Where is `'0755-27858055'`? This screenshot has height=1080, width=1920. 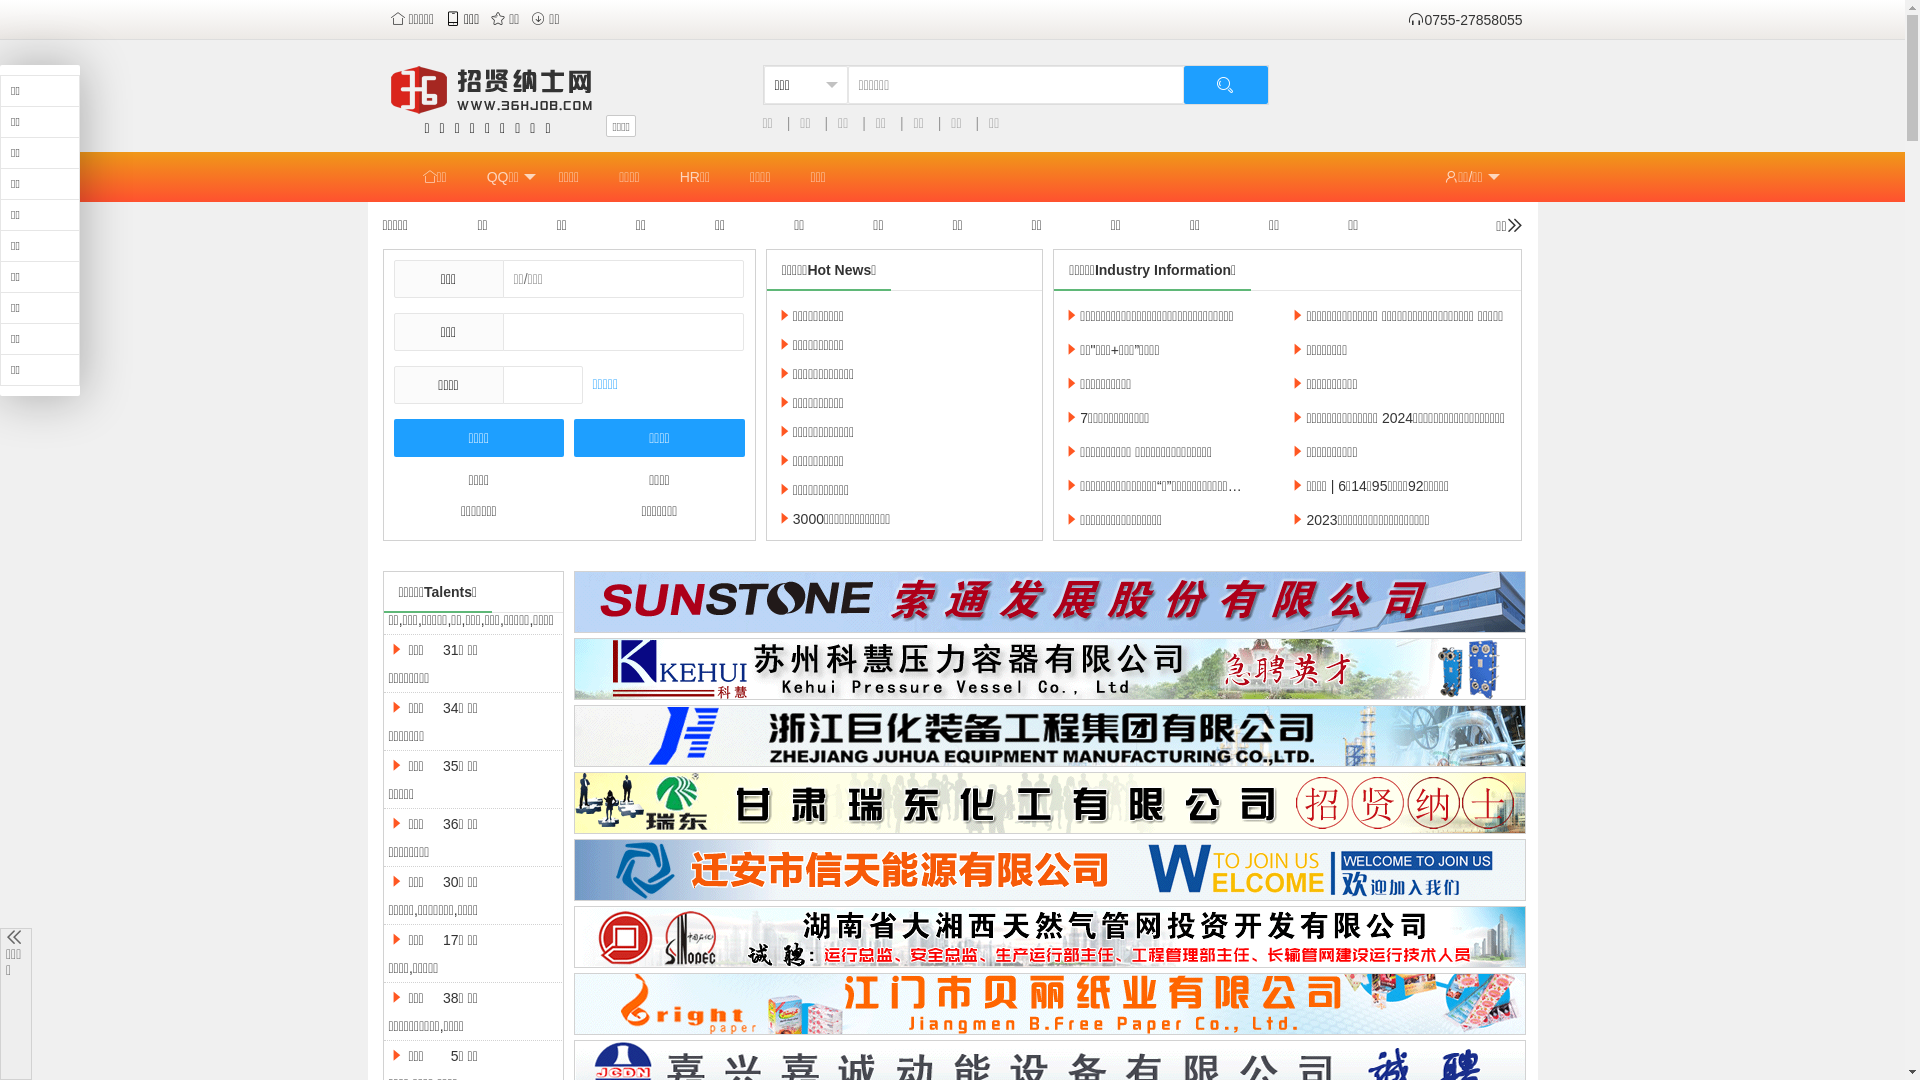
'0755-27858055' is located at coordinates (1464, 19).